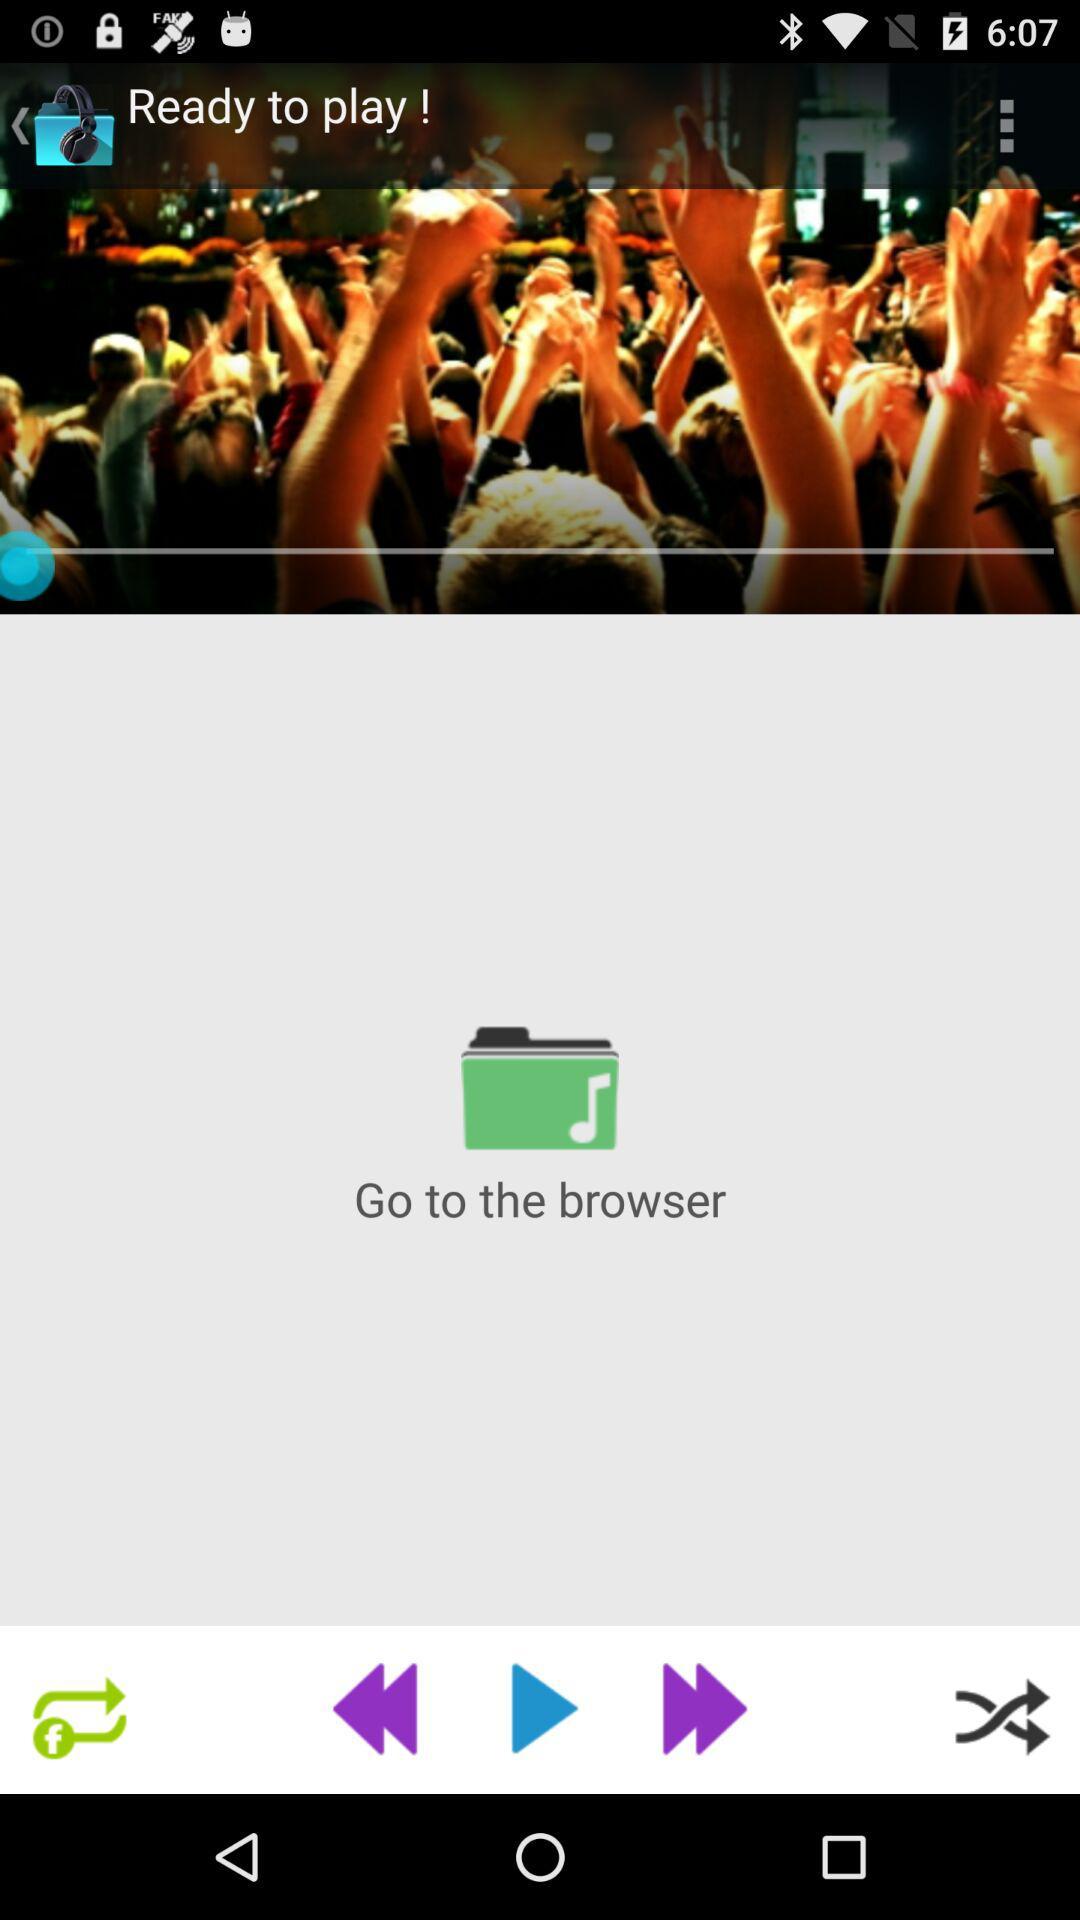  I want to click on the play icon, so click(540, 1830).